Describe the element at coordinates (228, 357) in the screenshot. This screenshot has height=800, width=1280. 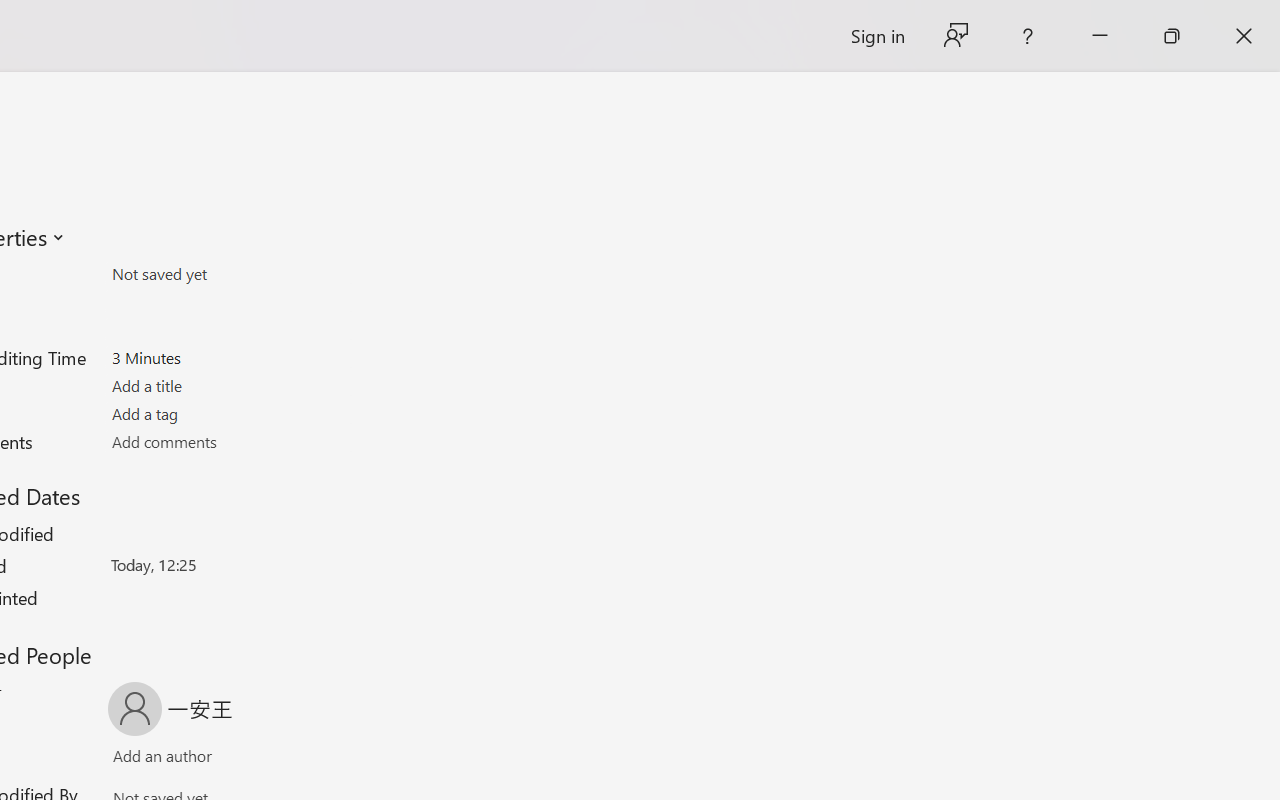
I see `'Total Editing Time'` at that location.